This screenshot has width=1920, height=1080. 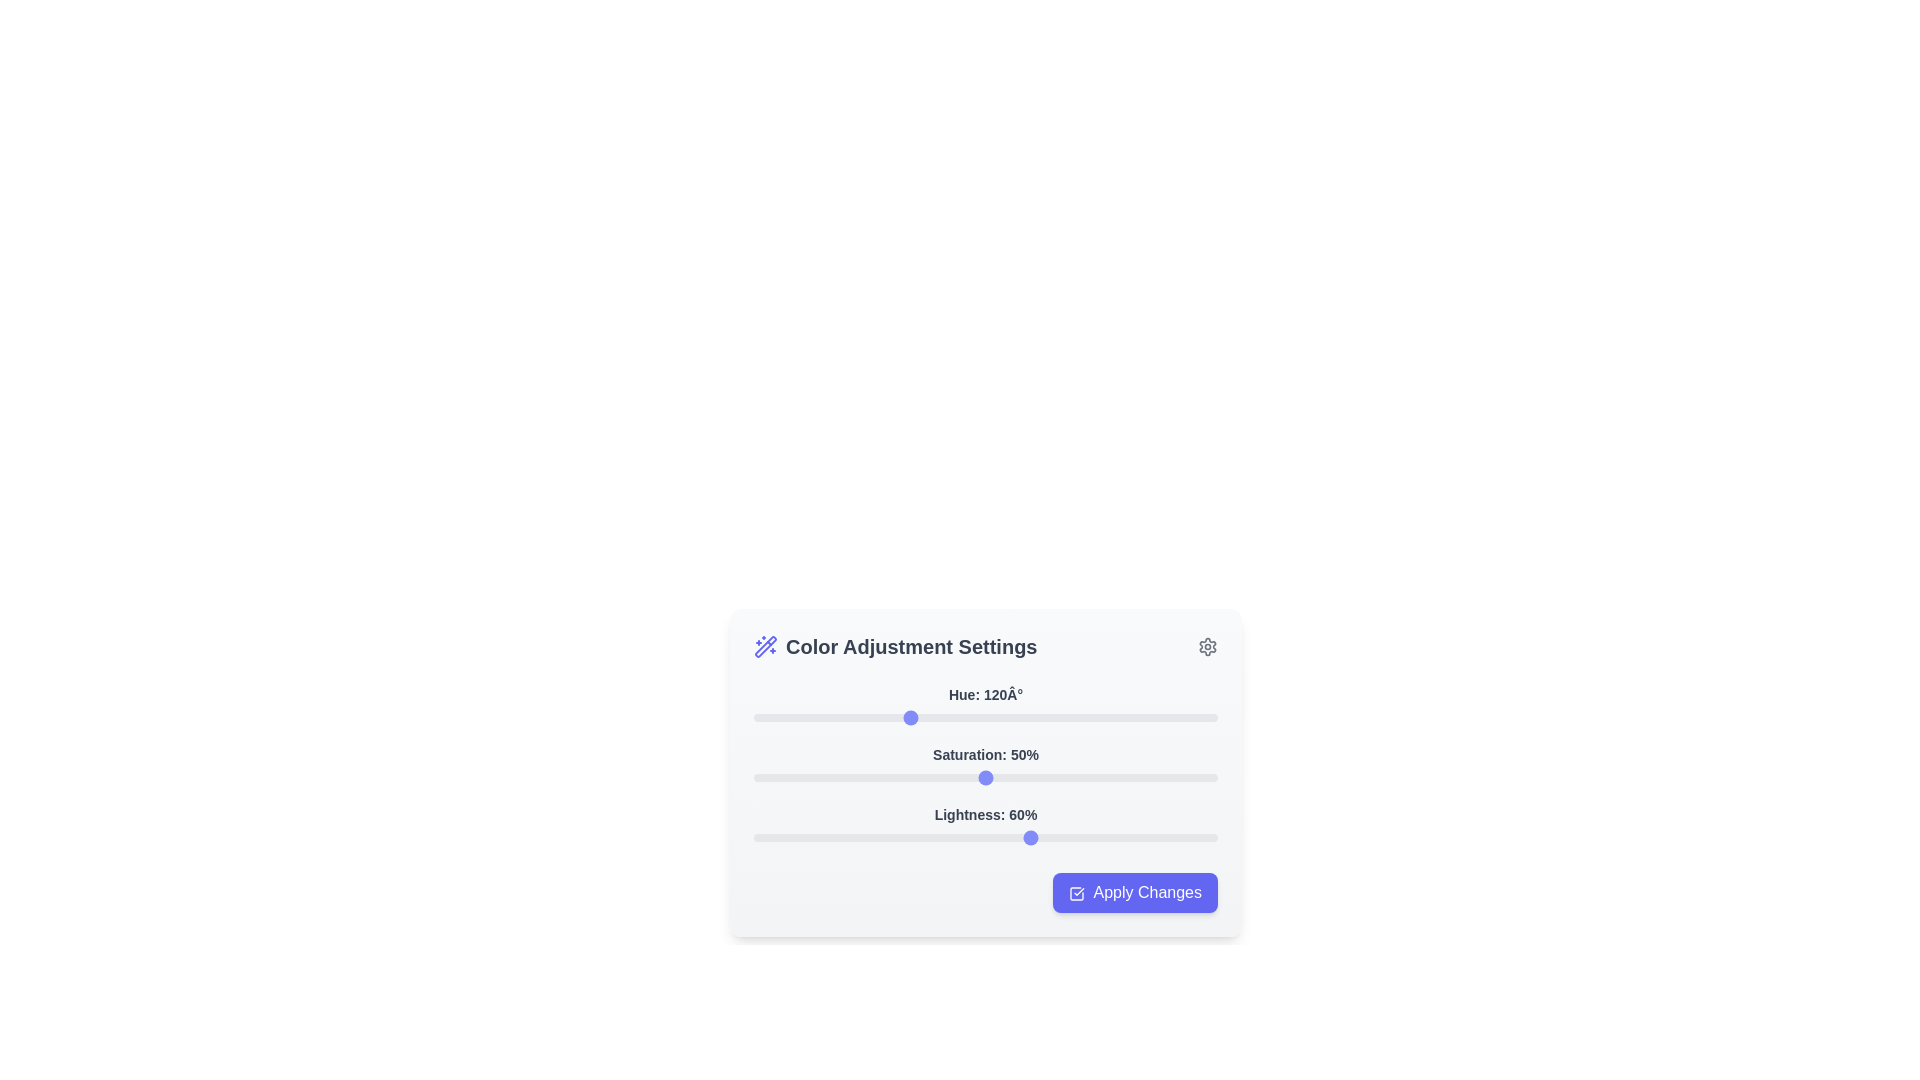 I want to click on text of the Text Label serving as a title for the Color Adjustment Settings section, located at the top-left corner of the settings panel, so click(x=894, y=647).